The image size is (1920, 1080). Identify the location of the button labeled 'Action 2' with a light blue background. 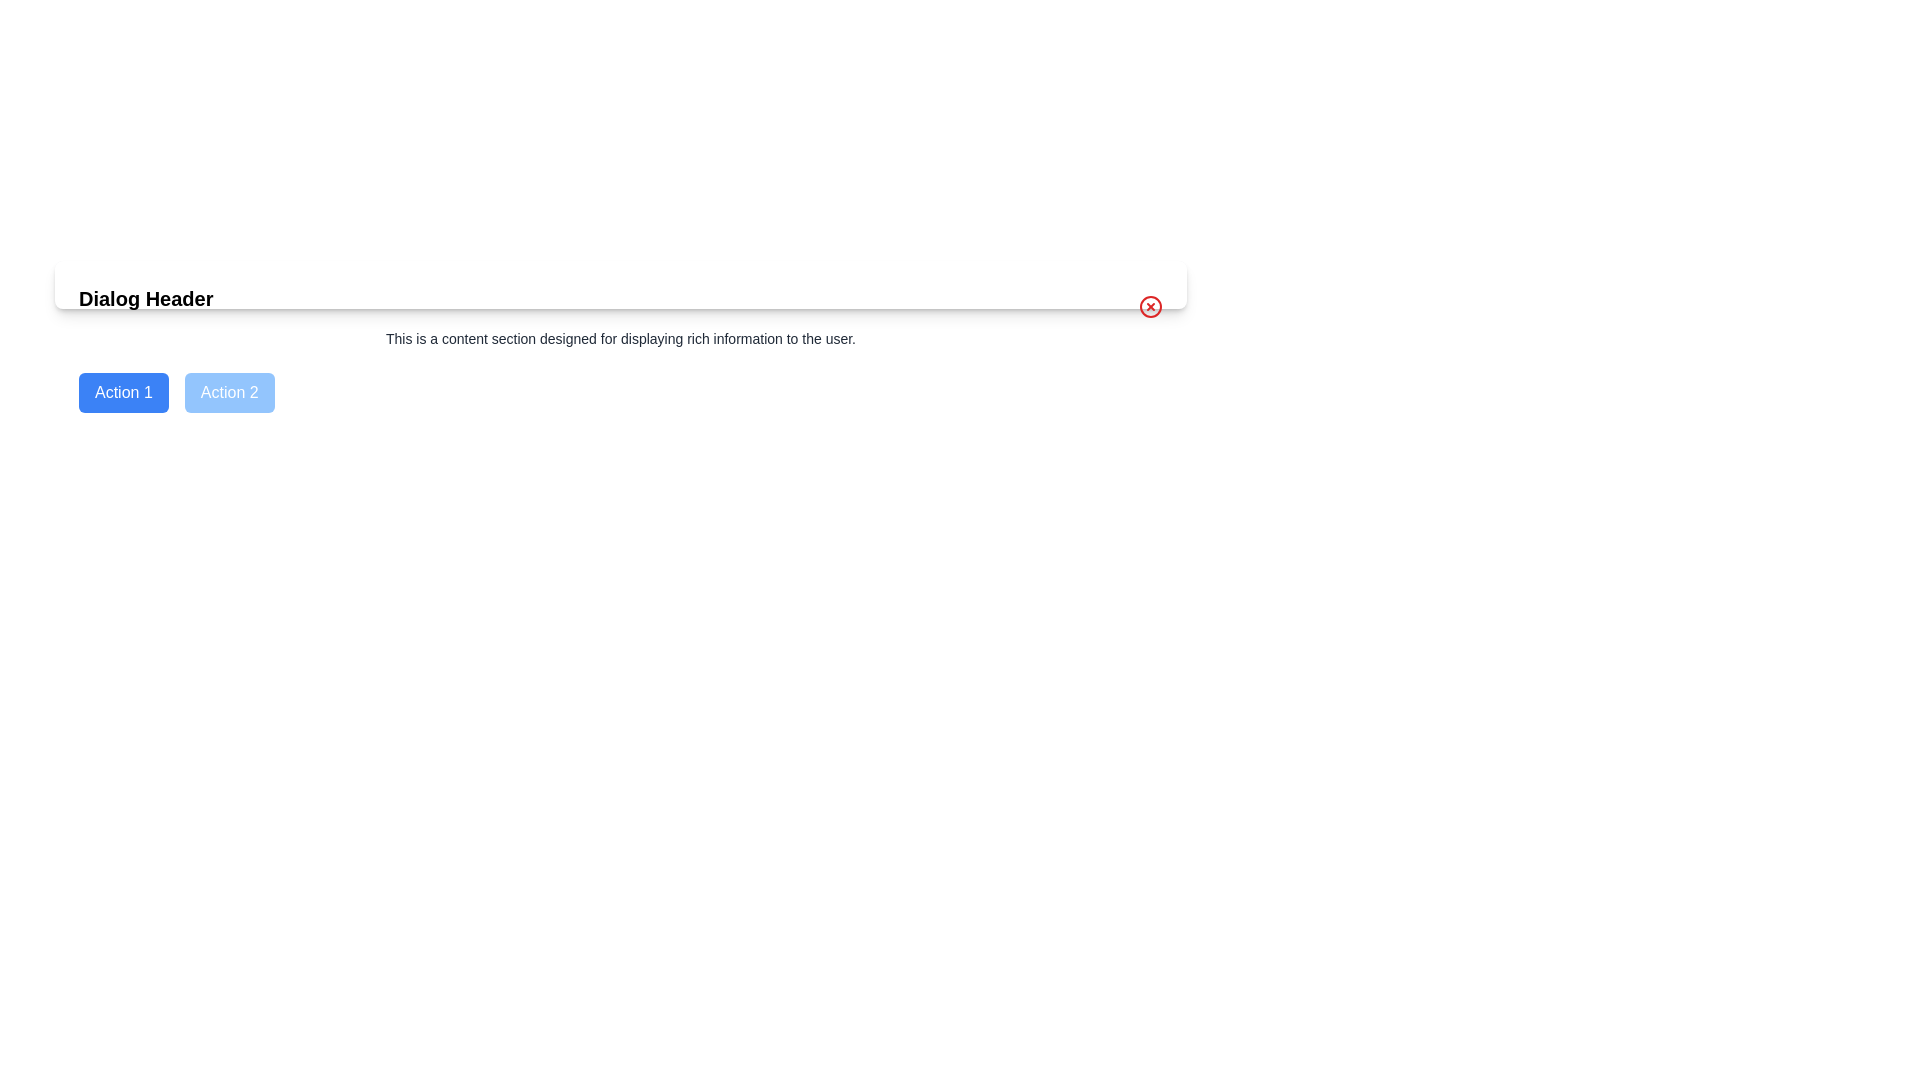
(229, 393).